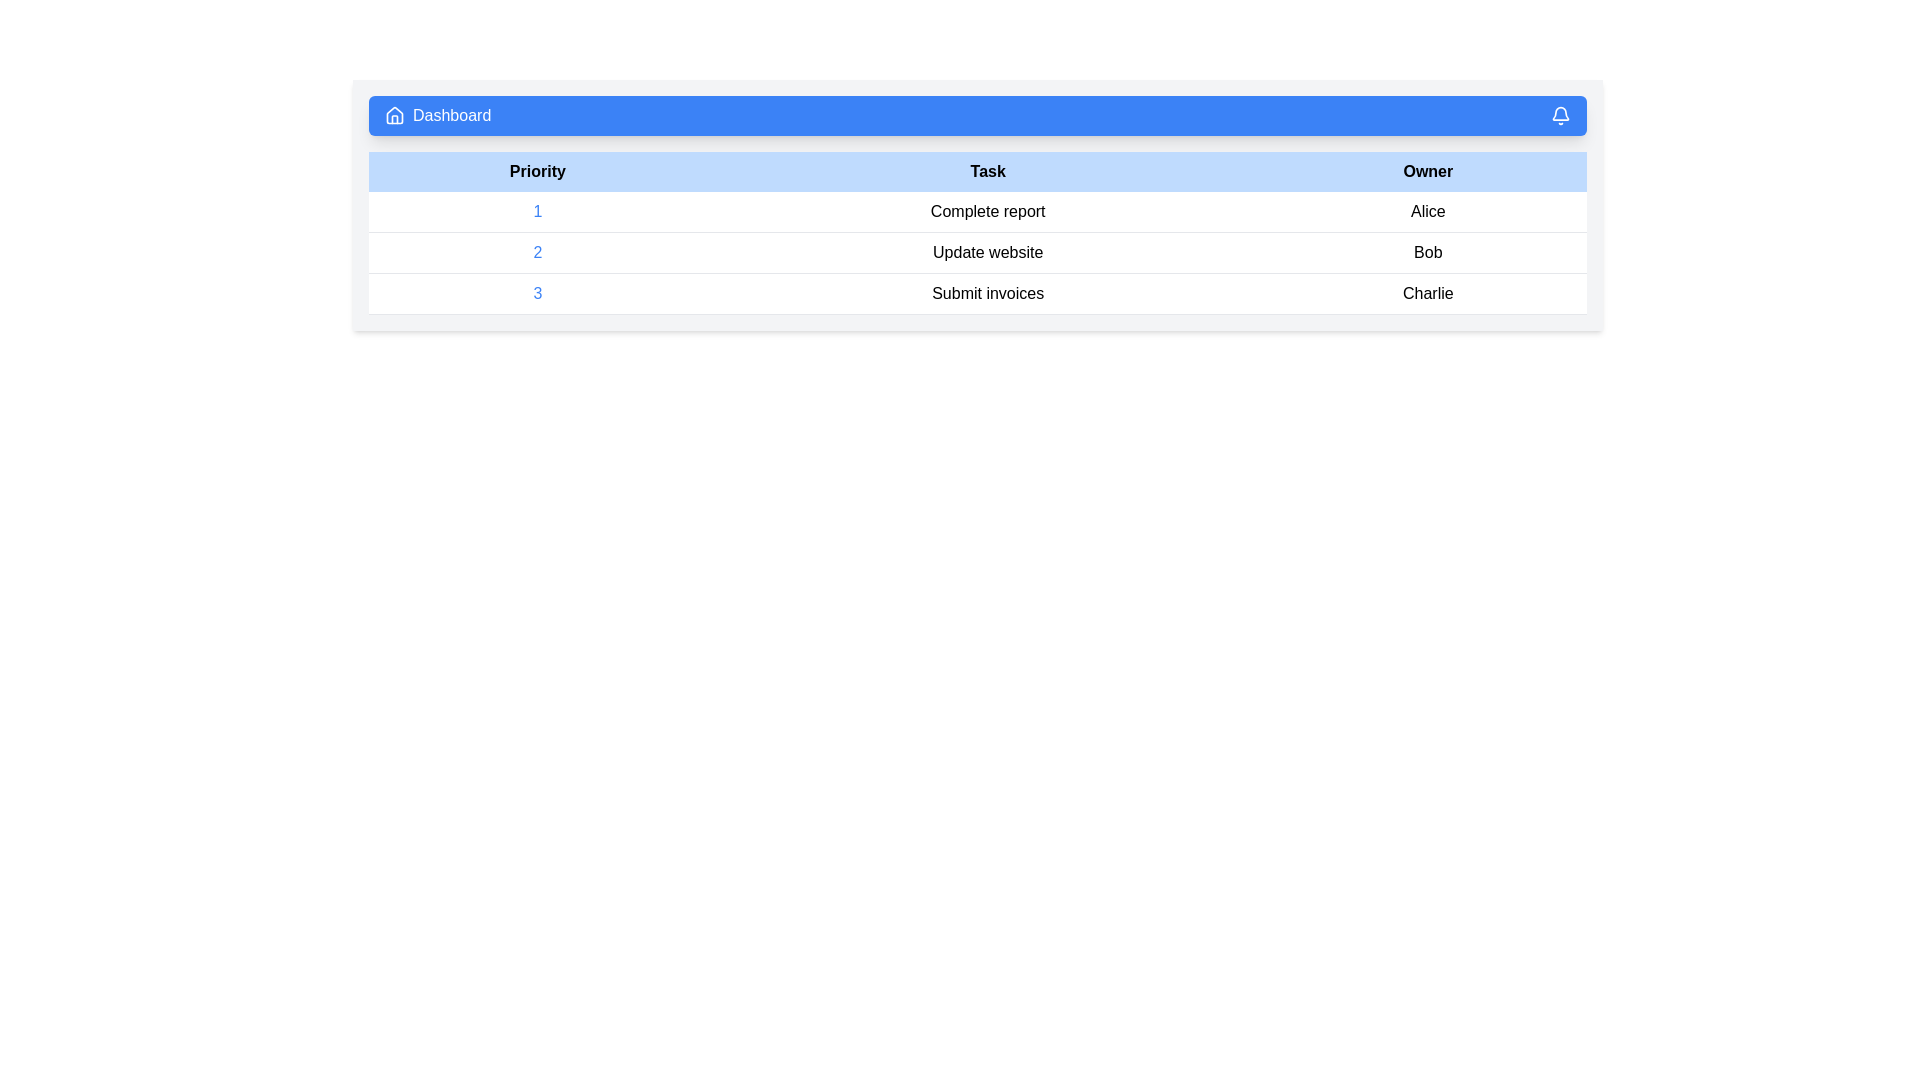  I want to click on the house icon SVG located in the top-left corner of the interface, next to the 'Dashboard' text, so click(394, 115).